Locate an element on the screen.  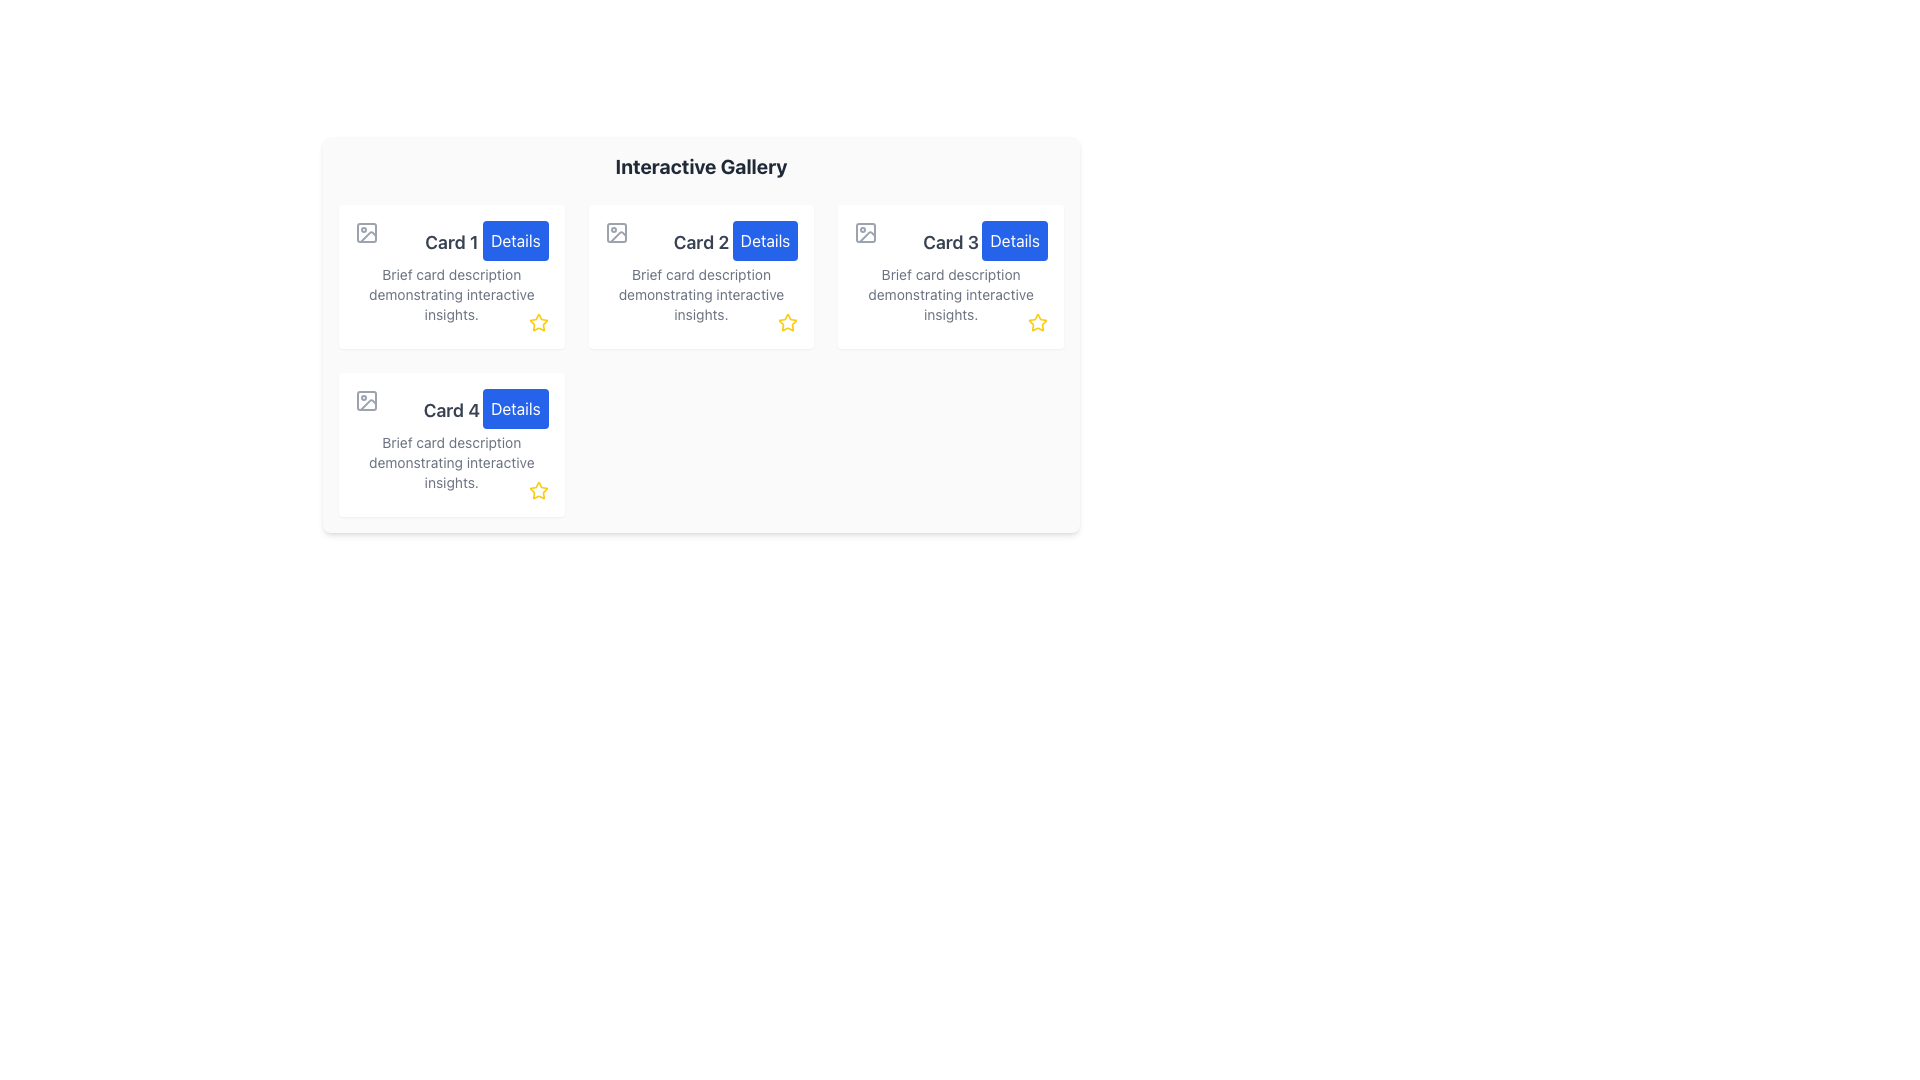
the card labeled 'Card 3' in the gallery layout to potentially trigger visual feedback is located at coordinates (950, 277).